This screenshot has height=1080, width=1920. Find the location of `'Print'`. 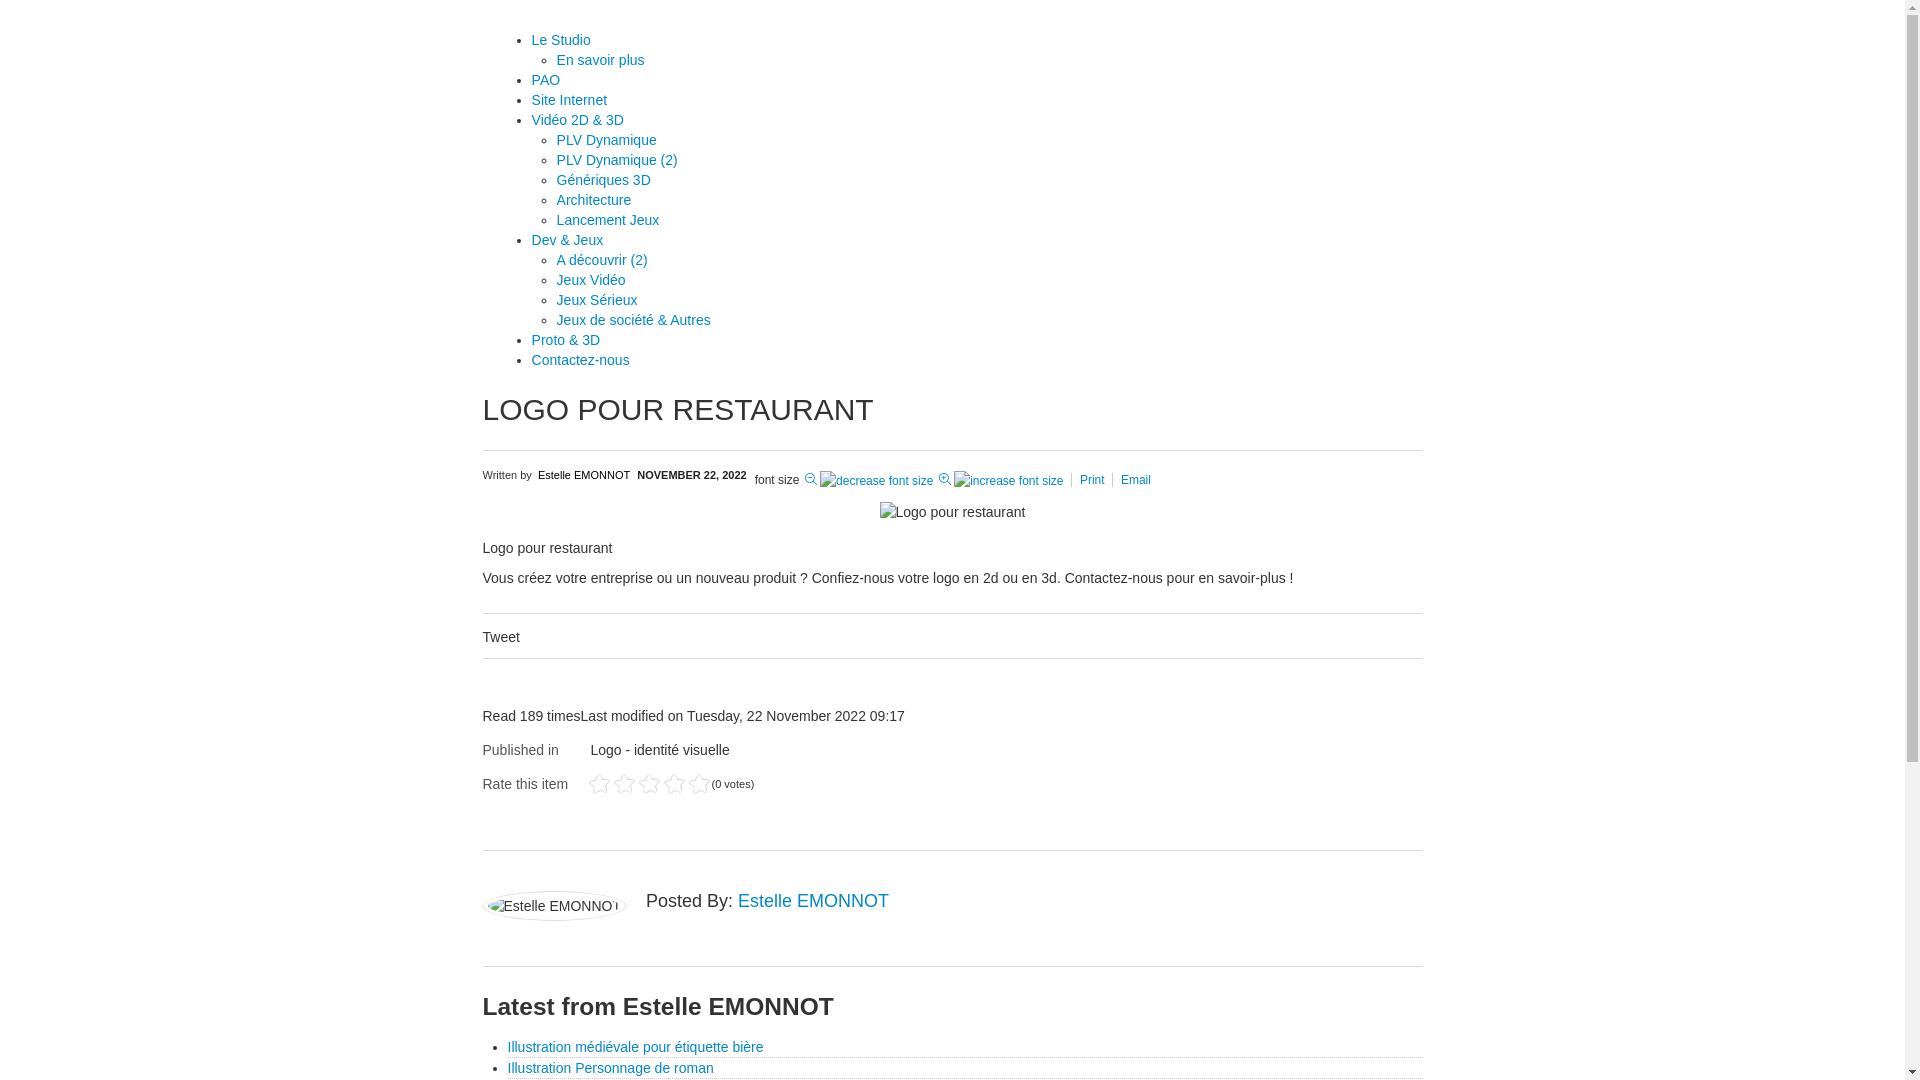

'Print' is located at coordinates (1093, 479).